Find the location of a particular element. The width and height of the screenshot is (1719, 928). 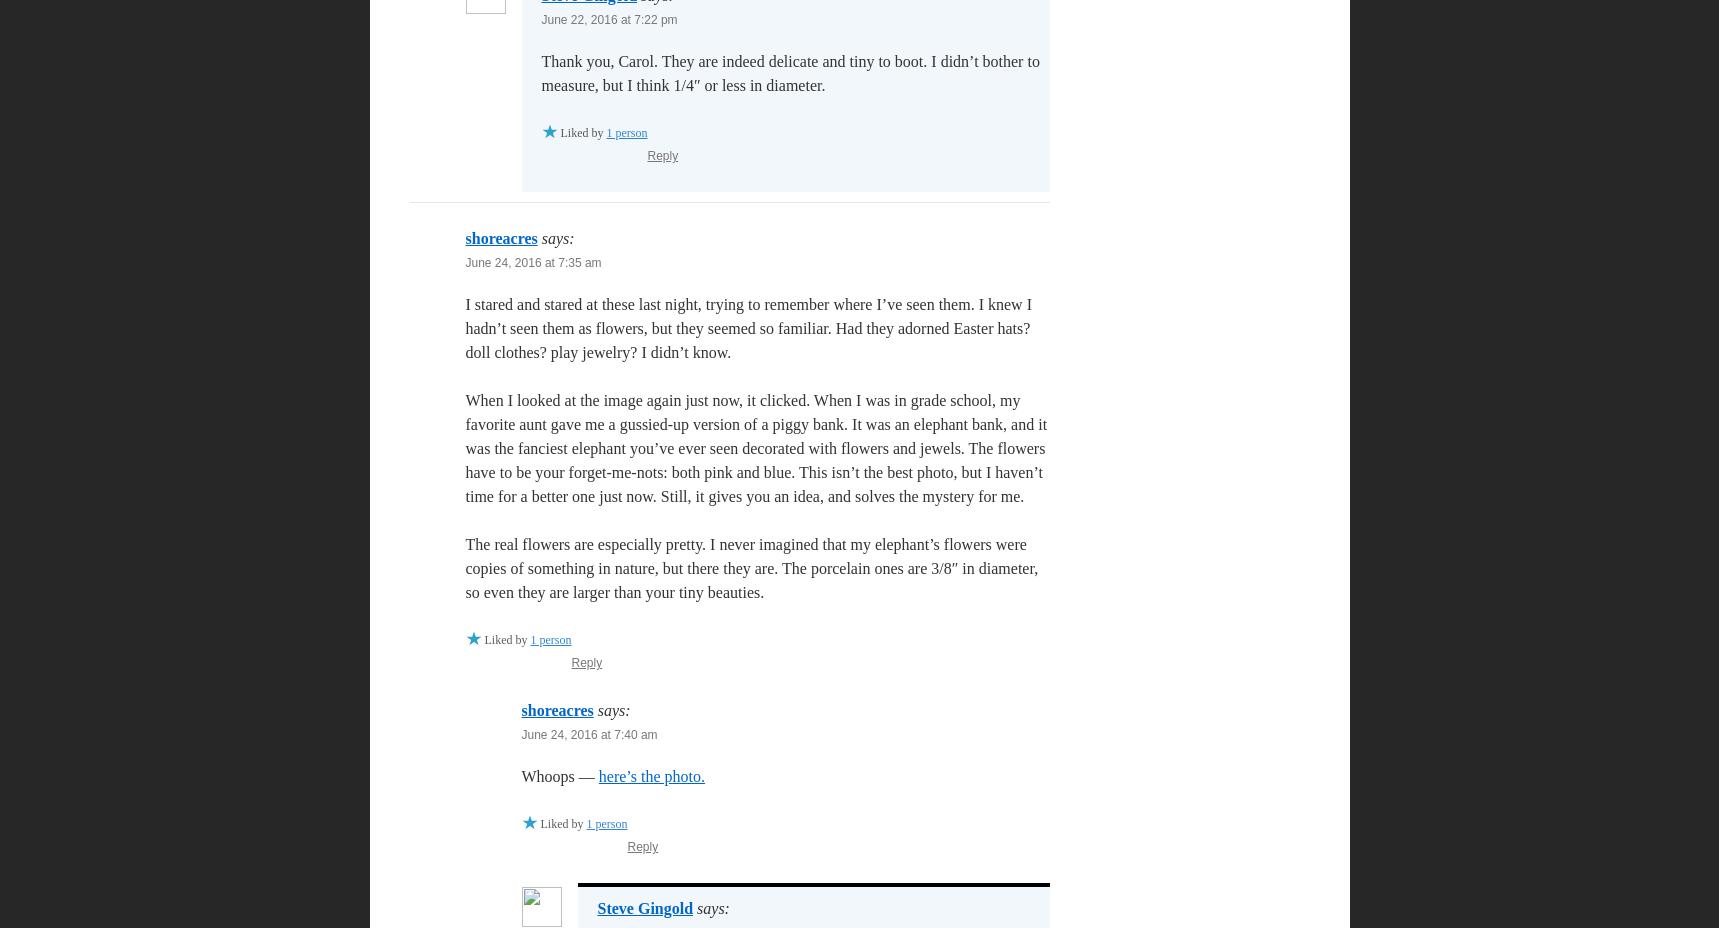

'Thank you, Carol.  They are indeed delicate and tiny to boot.  I didn’t bother to measure, but I think 1/4″ or less in diameter.' is located at coordinates (539, 72).